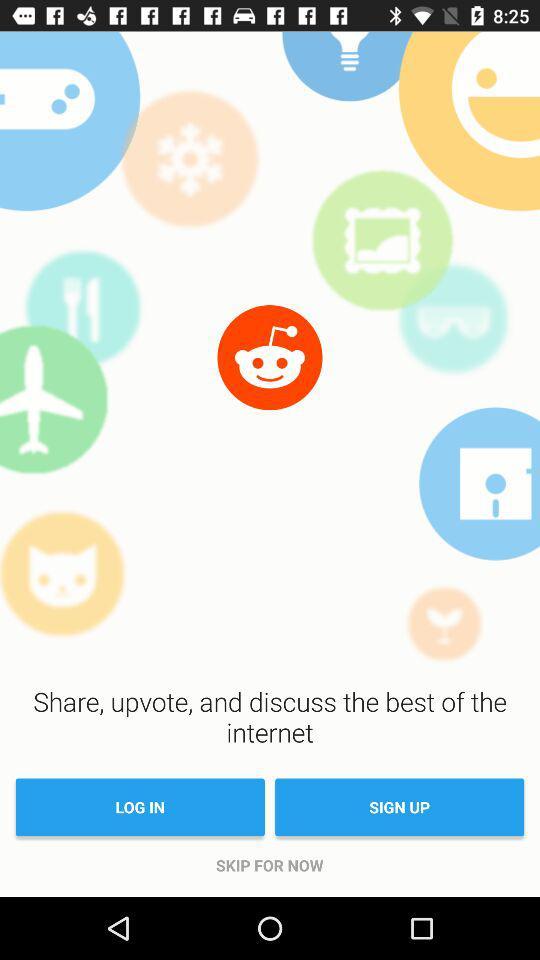  Describe the element at coordinates (269, 864) in the screenshot. I see `skip for now` at that location.